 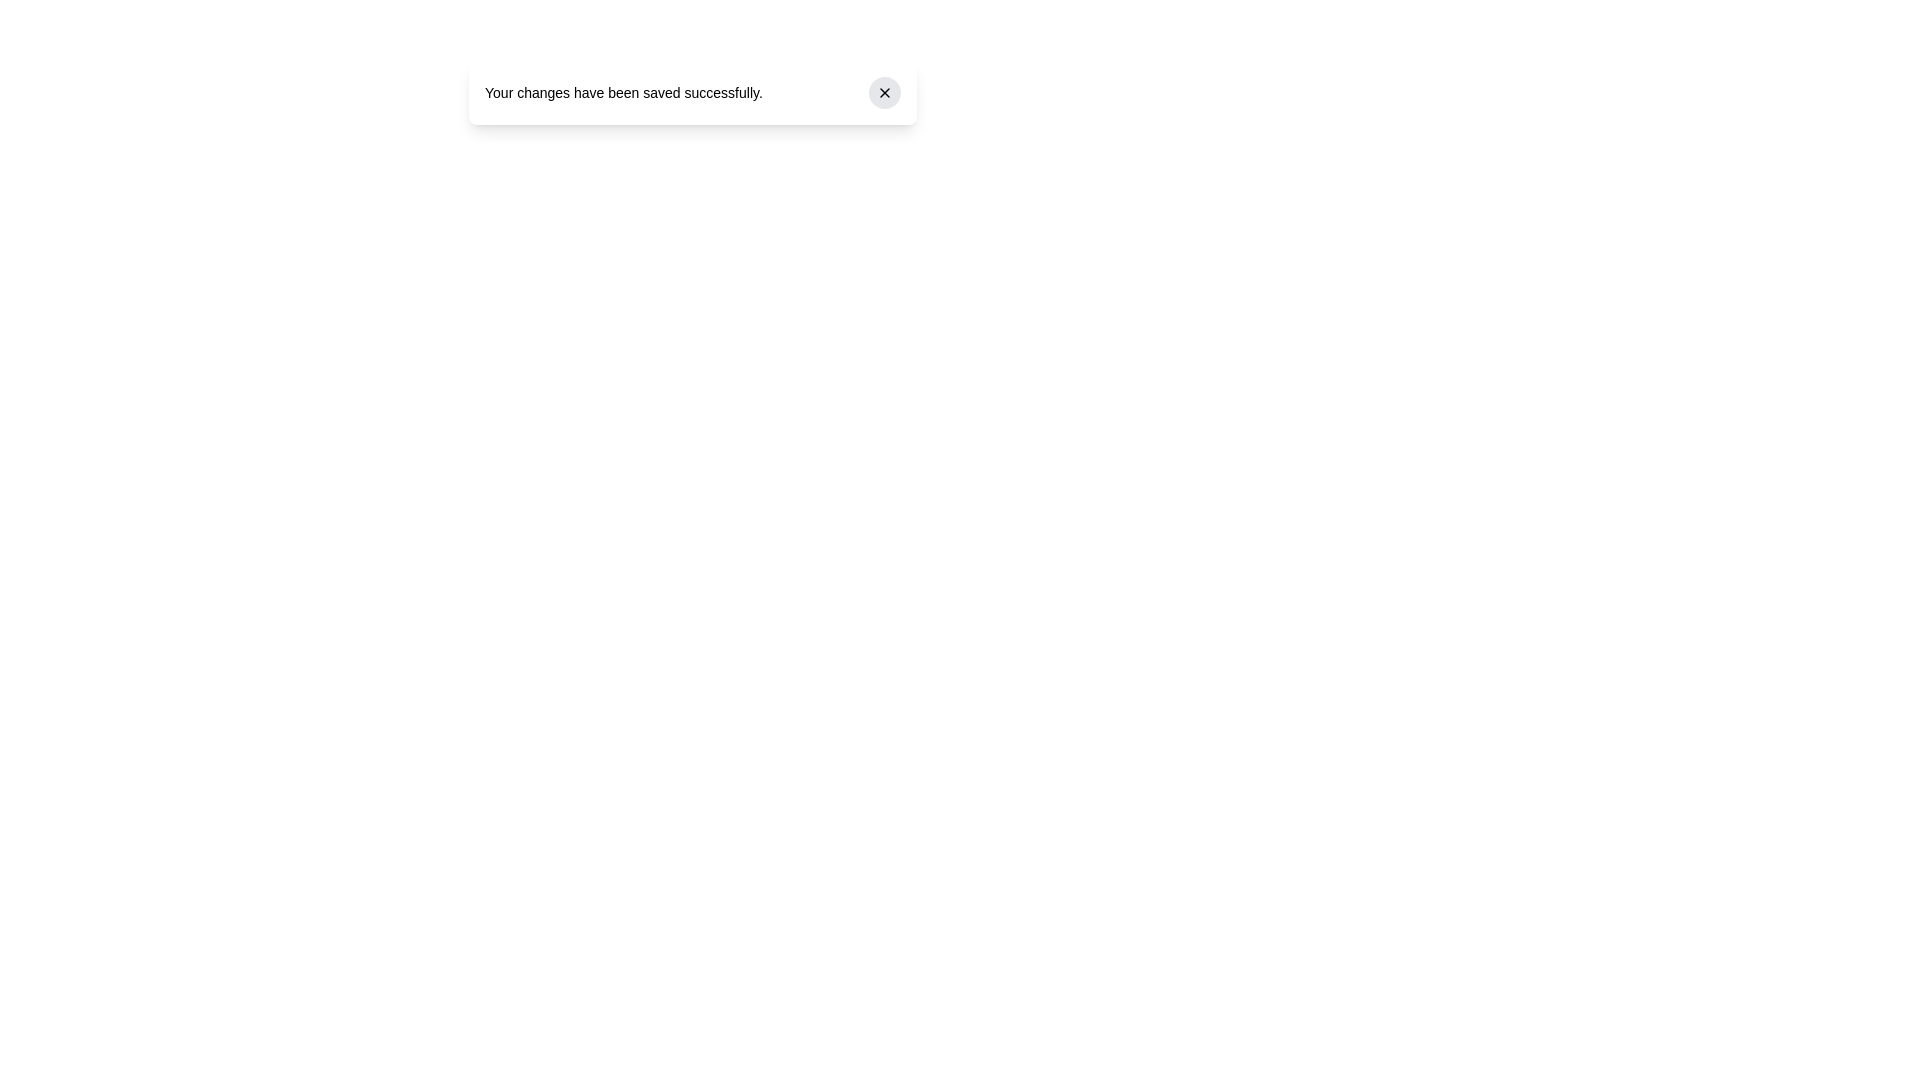 I want to click on the success message text that indicates changes have been successfully saved, located in the left-central portion of the notification box, so click(x=623, y=92).